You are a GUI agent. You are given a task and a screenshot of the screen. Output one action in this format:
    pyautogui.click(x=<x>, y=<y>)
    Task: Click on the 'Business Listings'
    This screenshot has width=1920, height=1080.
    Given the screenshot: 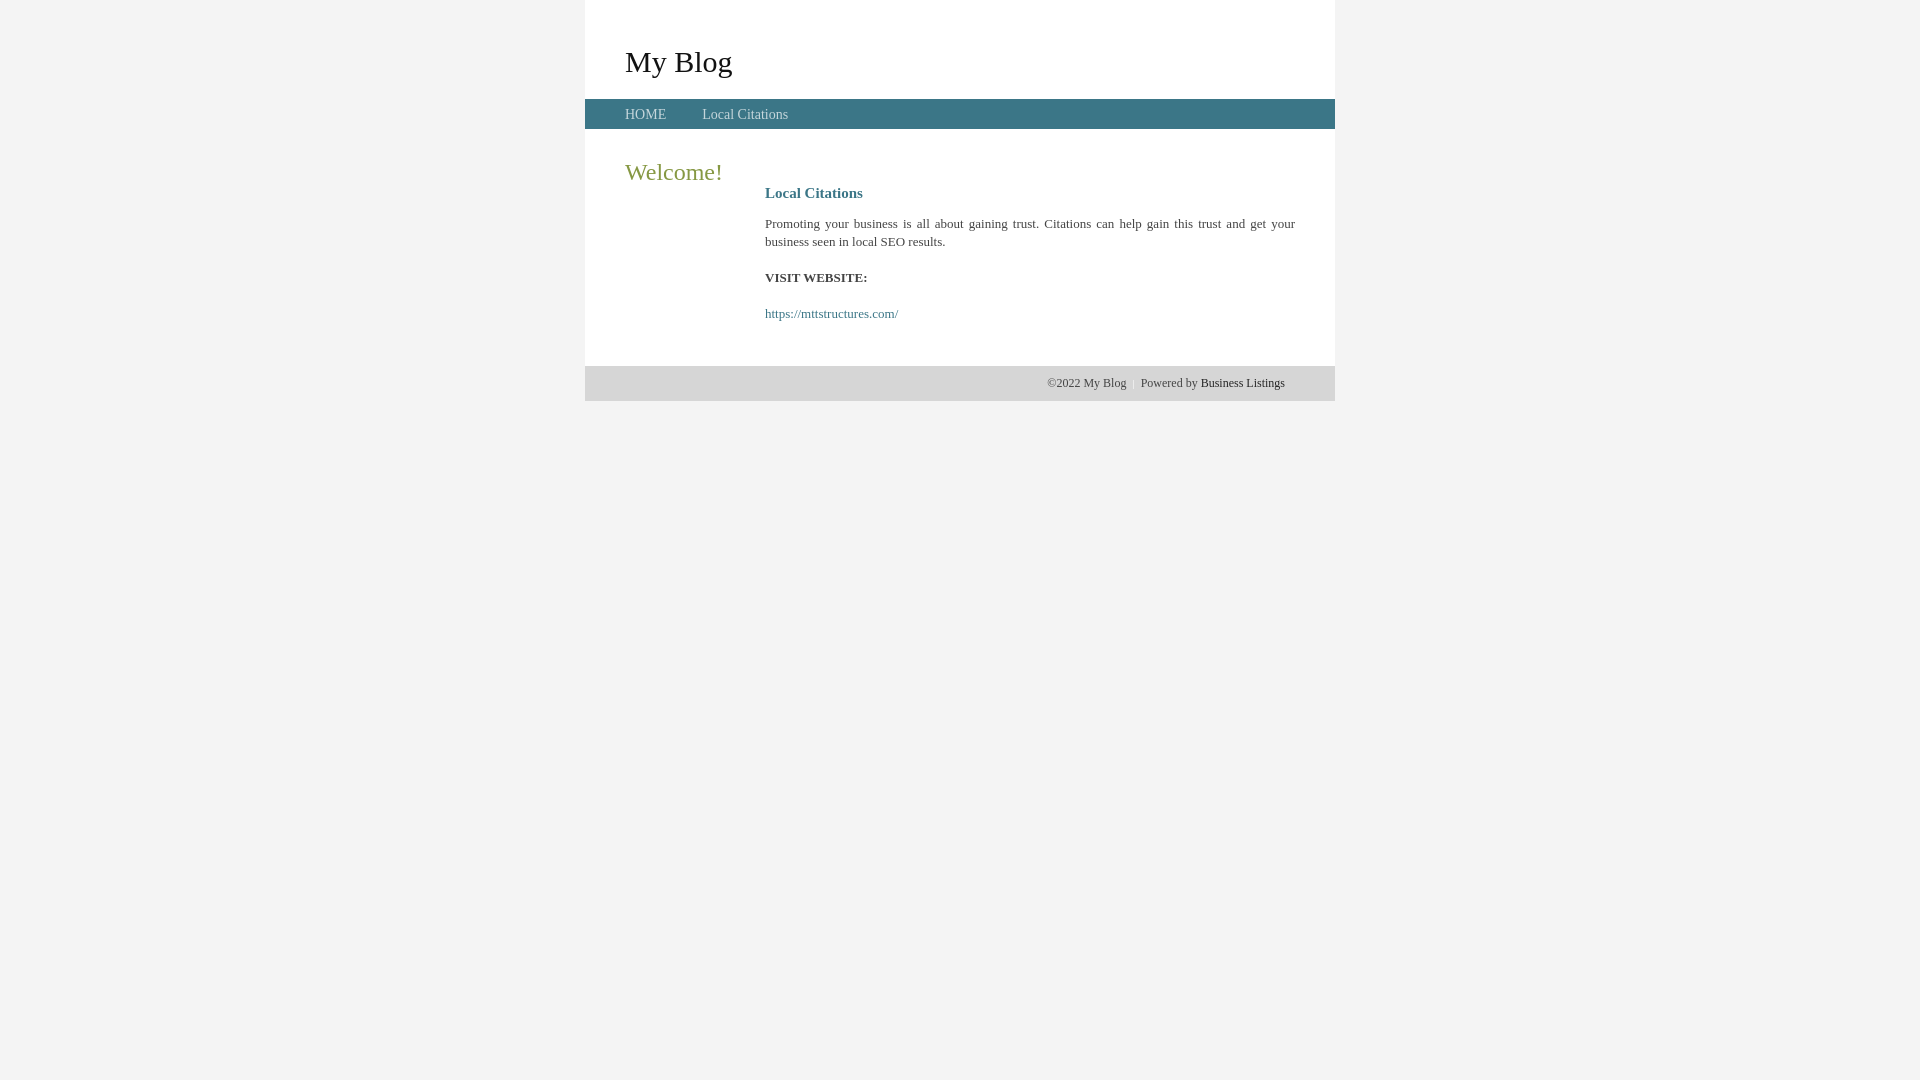 What is the action you would take?
    pyautogui.click(x=1242, y=382)
    